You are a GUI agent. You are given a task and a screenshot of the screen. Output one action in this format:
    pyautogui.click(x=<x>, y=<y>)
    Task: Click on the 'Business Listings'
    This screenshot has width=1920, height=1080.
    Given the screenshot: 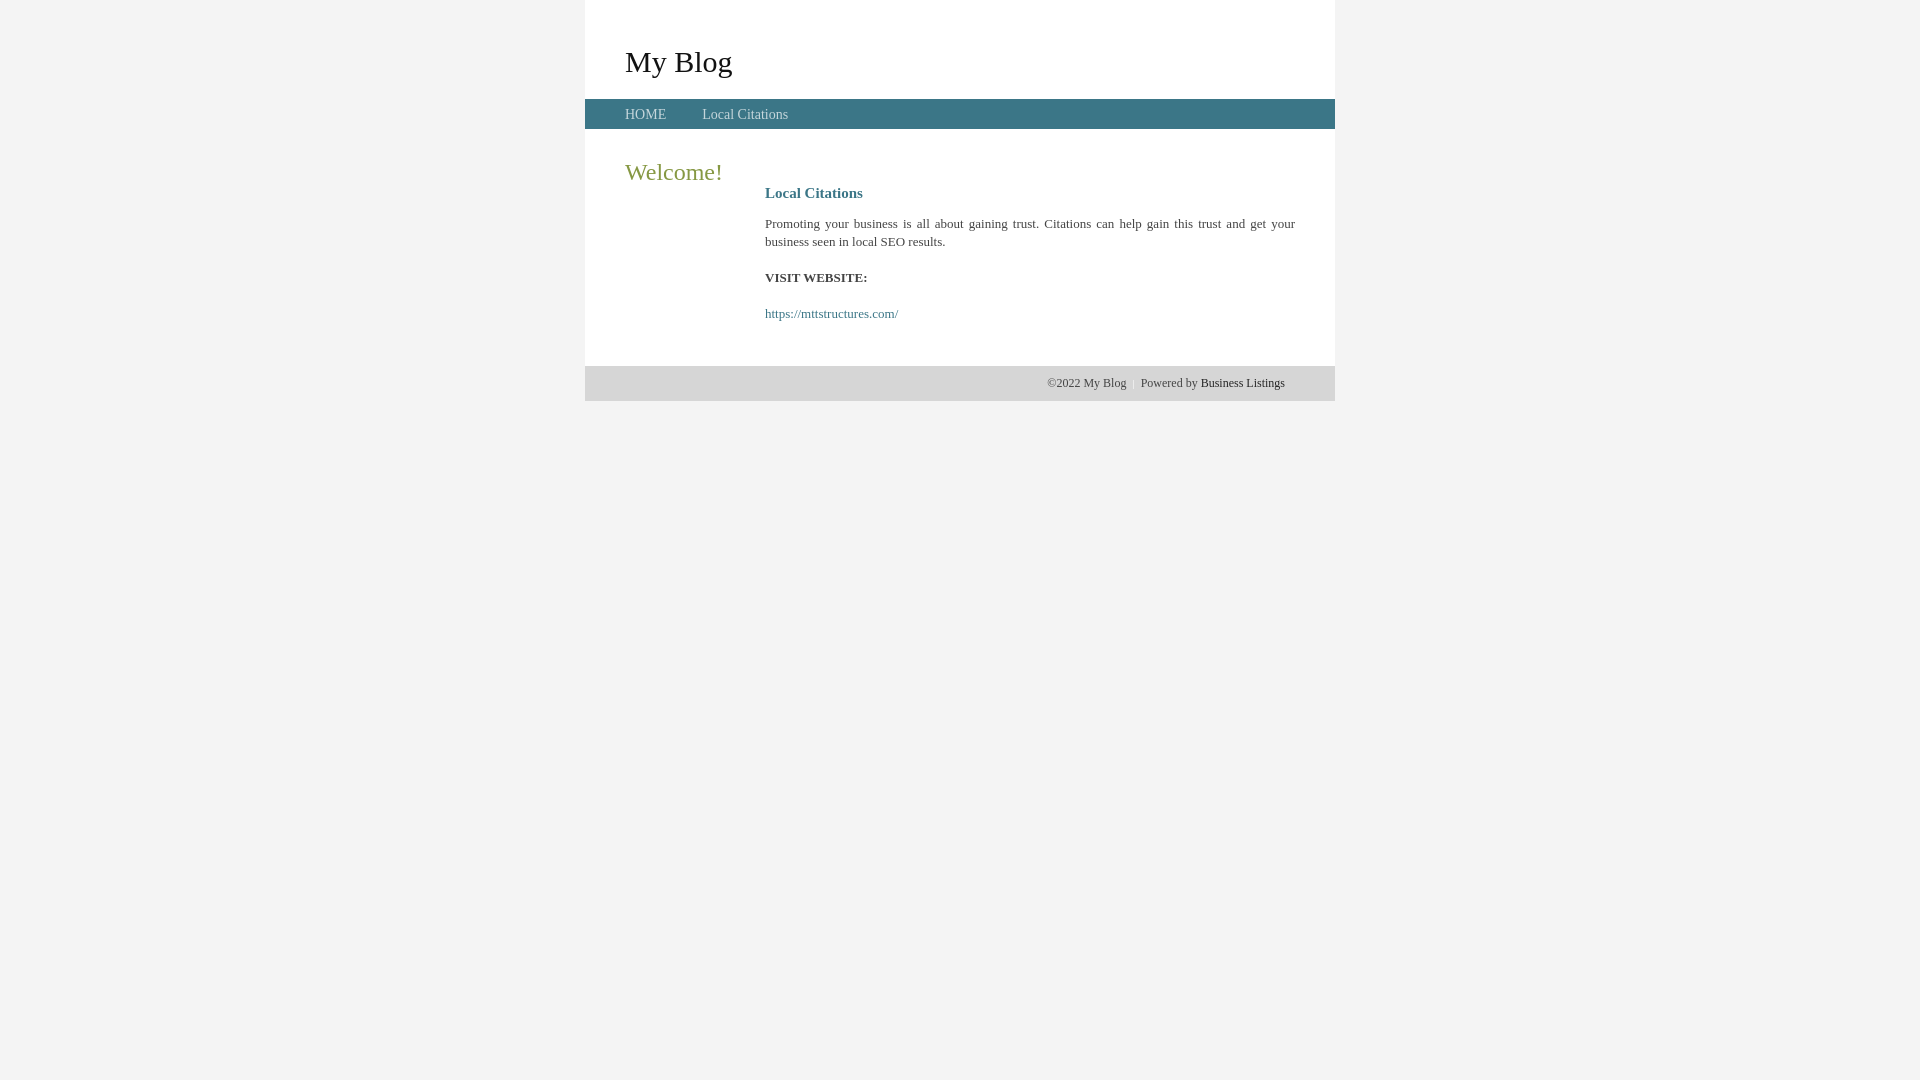 What is the action you would take?
    pyautogui.click(x=1242, y=382)
    